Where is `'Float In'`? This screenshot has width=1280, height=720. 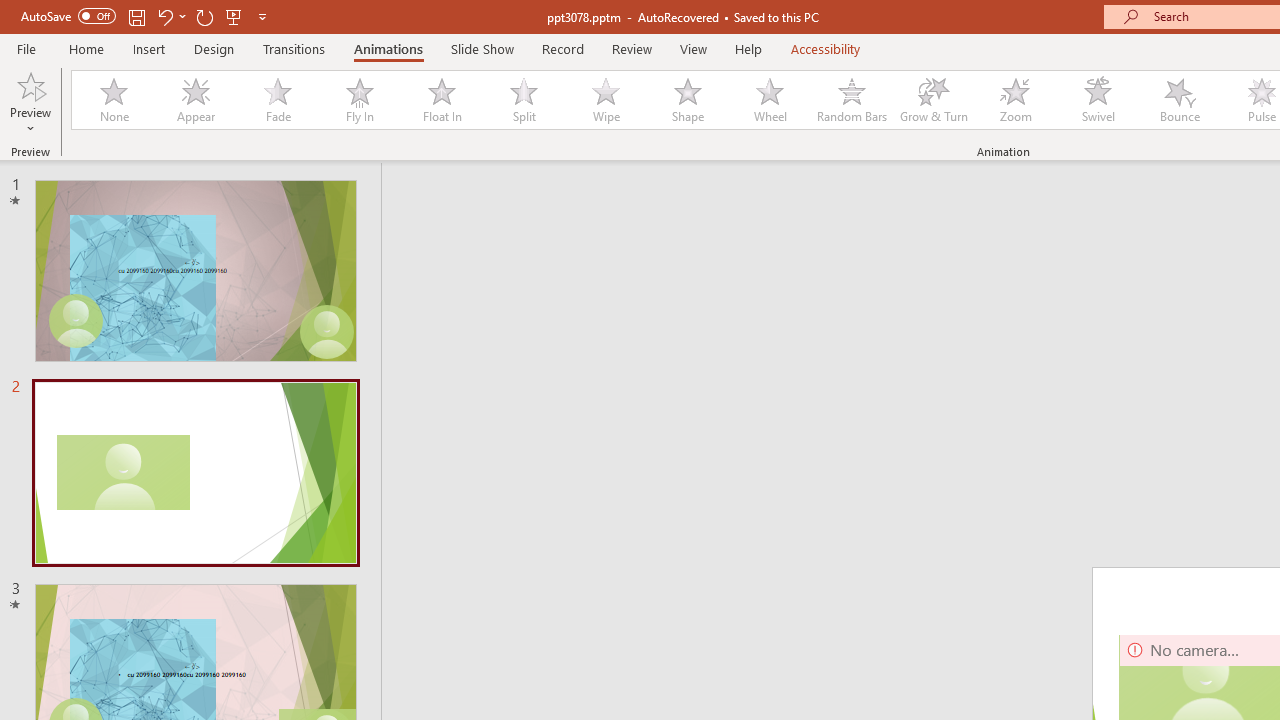
'Float In' is located at coordinates (440, 100).